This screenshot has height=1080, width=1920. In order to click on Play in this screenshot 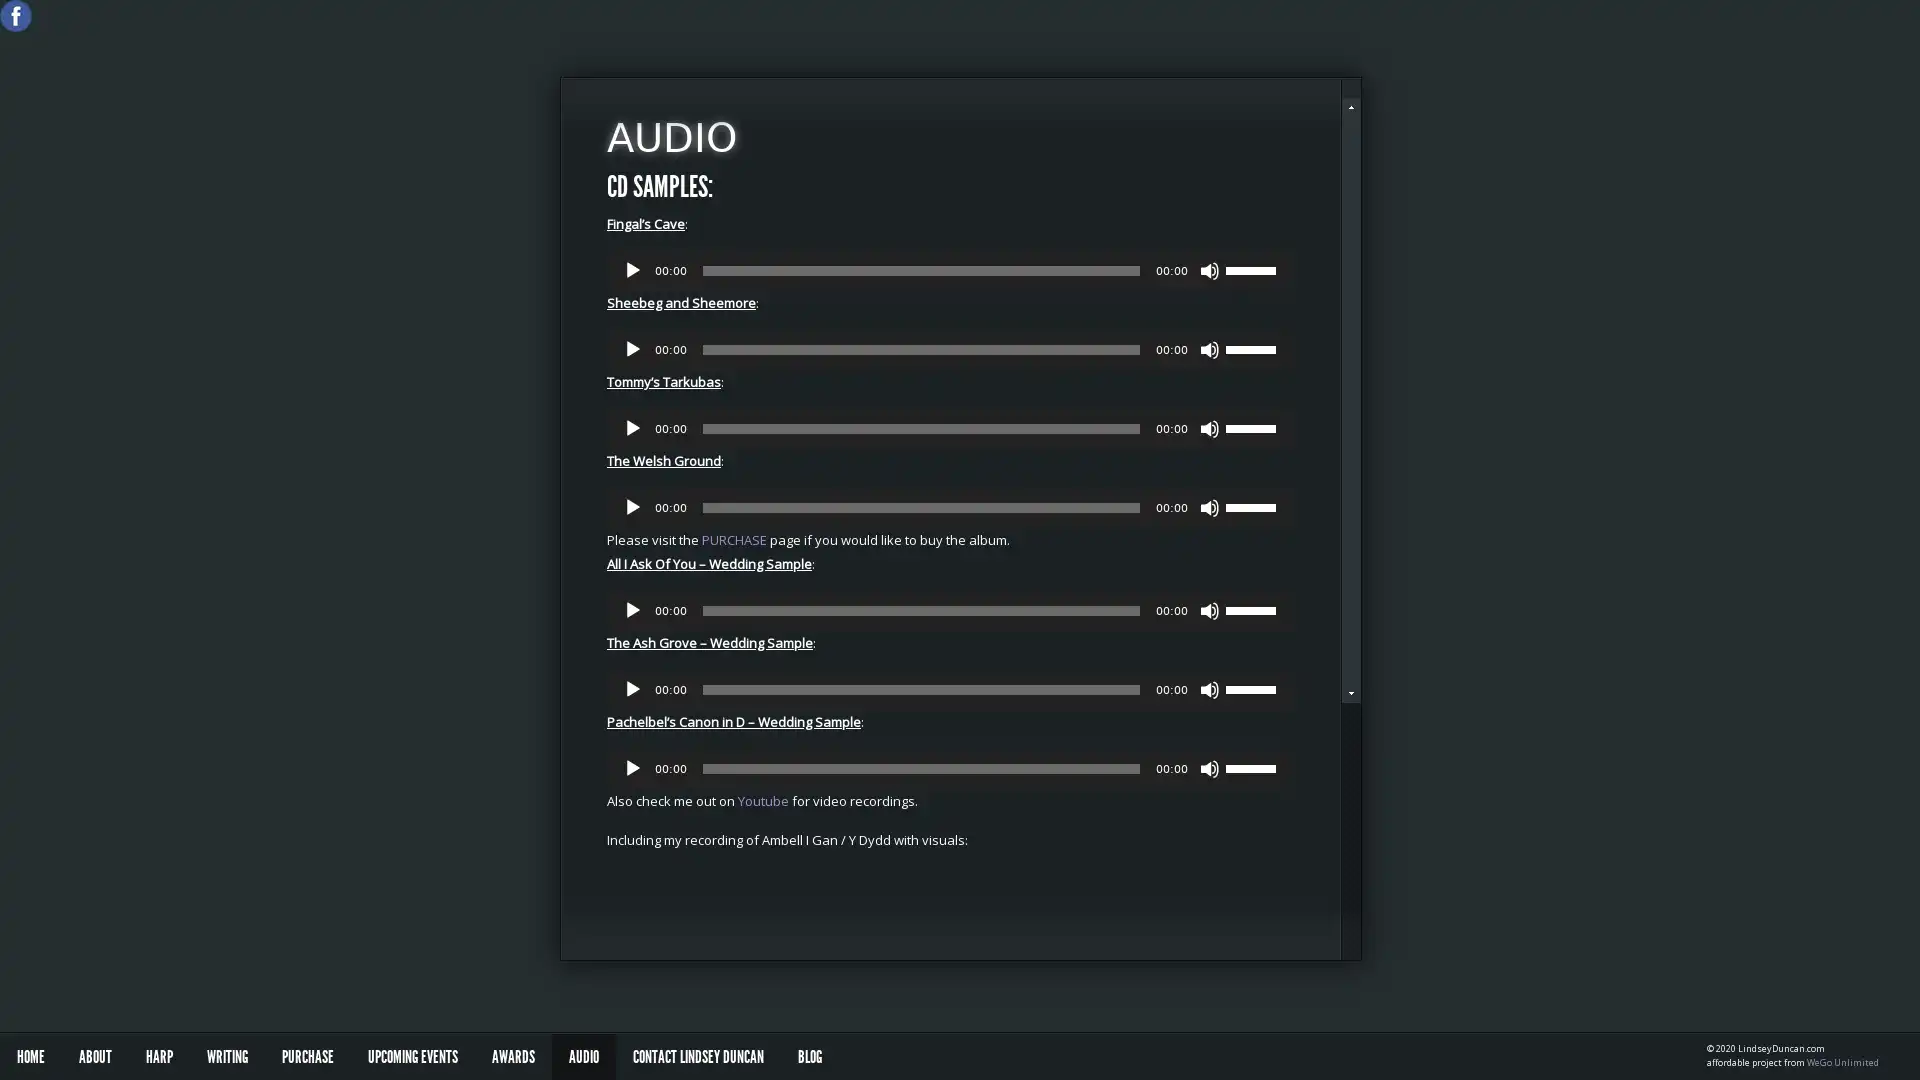, I will do `click(632, 427)`.